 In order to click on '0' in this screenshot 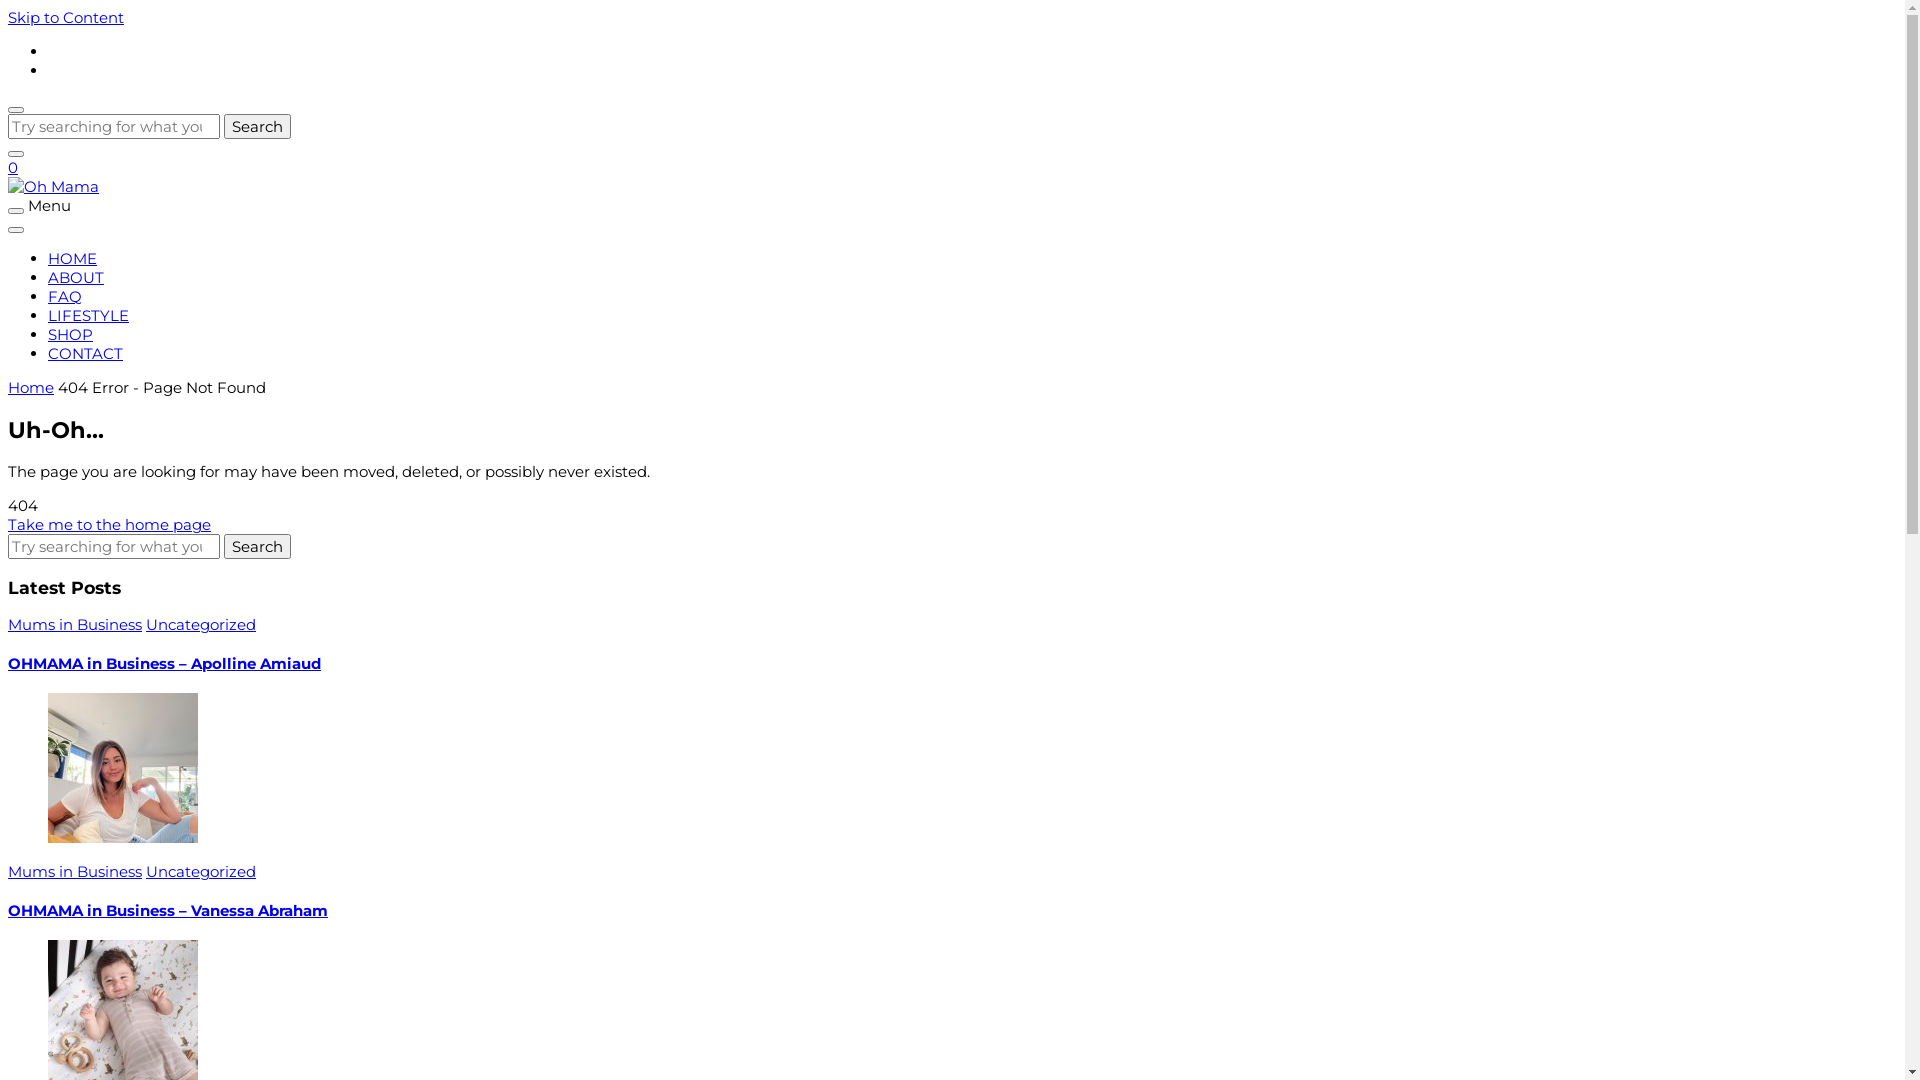, I will do `click(13, 166)`.